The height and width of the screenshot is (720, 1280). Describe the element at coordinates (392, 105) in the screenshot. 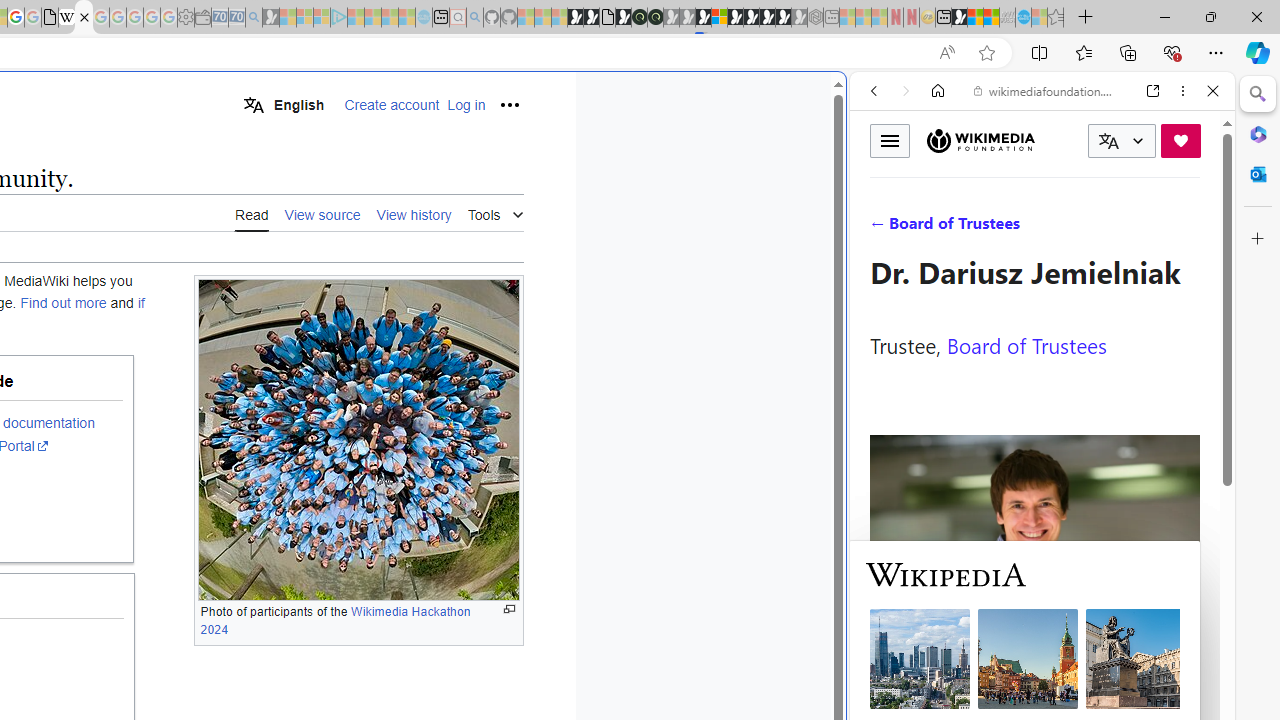

I see `'Create account'` at that location.